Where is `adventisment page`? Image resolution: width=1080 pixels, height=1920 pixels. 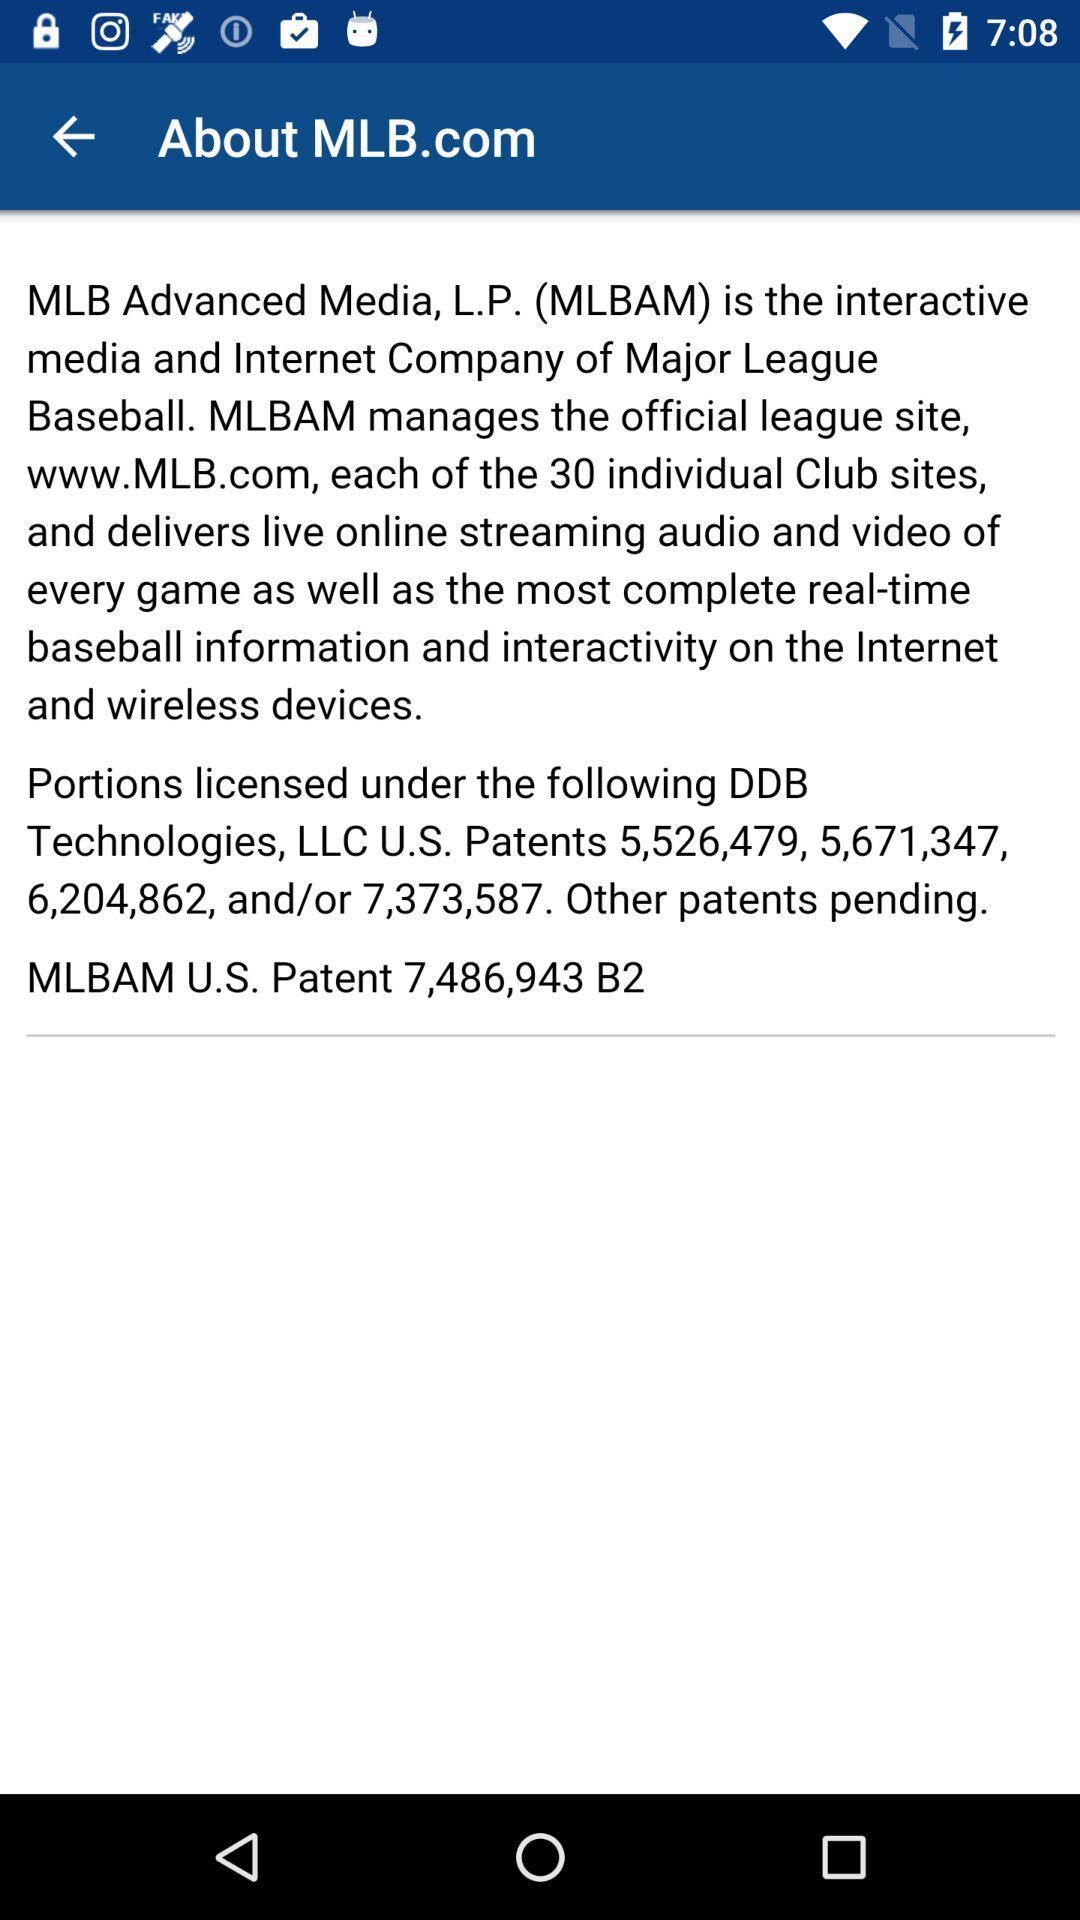 adventisment page is located at coordinates (540, 1002).